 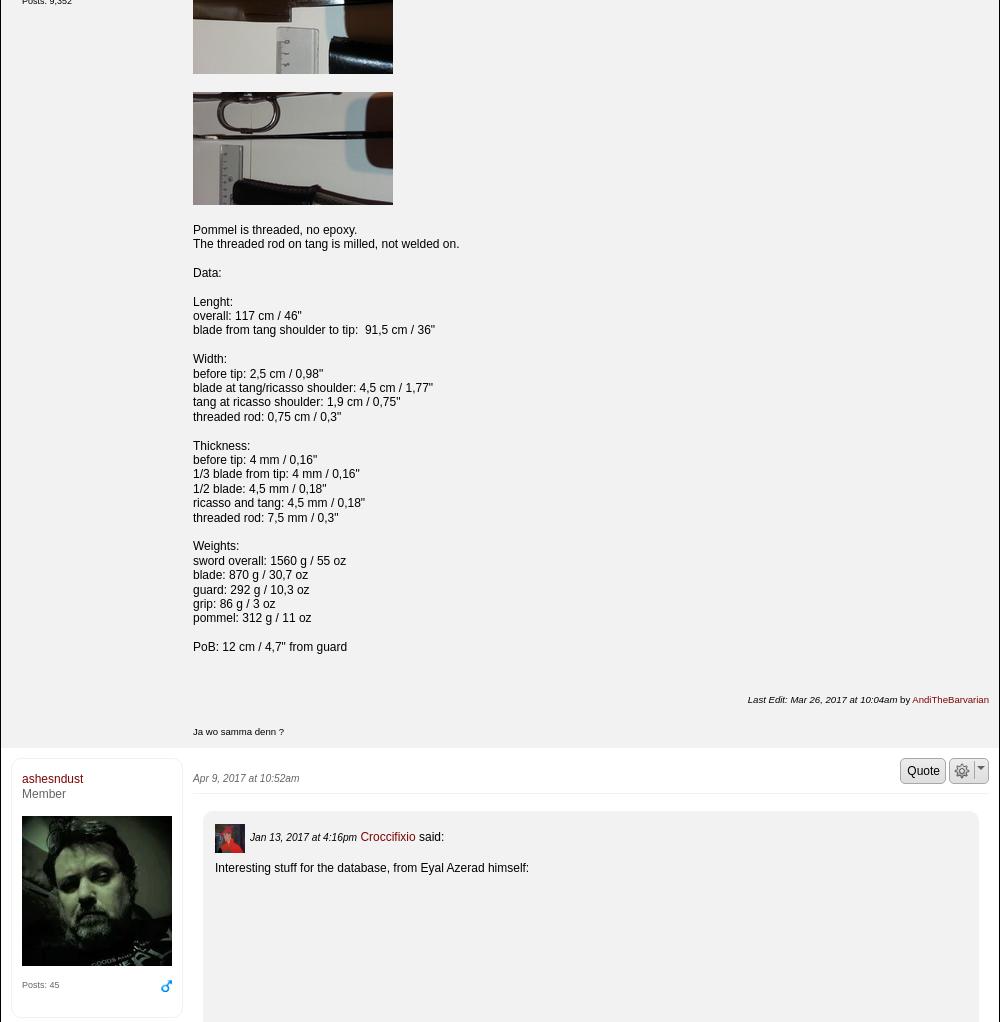 What do you see at coordinates (43, 792) in the screenshot?
I see `'Member'` at bounding box center [43, 792].